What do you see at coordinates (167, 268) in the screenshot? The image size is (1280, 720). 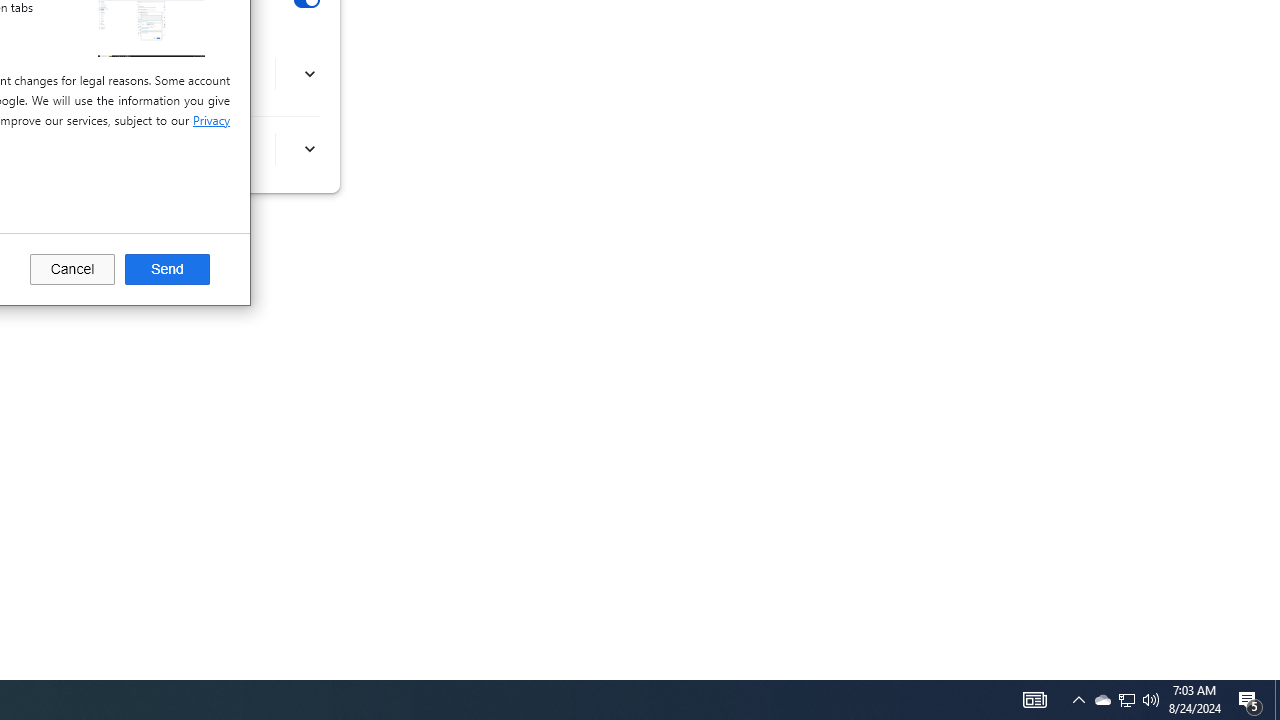 I see `'Send'` at bounding box center [167, 268].